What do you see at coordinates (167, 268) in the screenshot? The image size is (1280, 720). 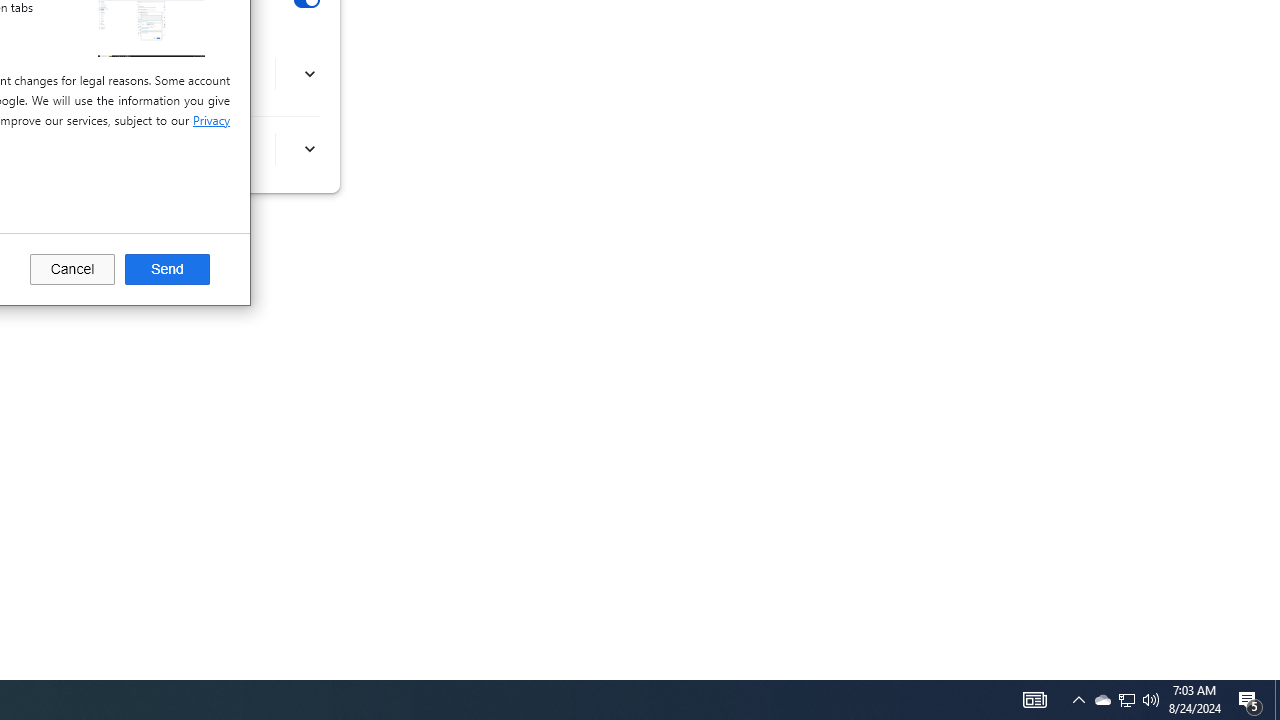 I see `'Send'` at bounding box center [167, 268].